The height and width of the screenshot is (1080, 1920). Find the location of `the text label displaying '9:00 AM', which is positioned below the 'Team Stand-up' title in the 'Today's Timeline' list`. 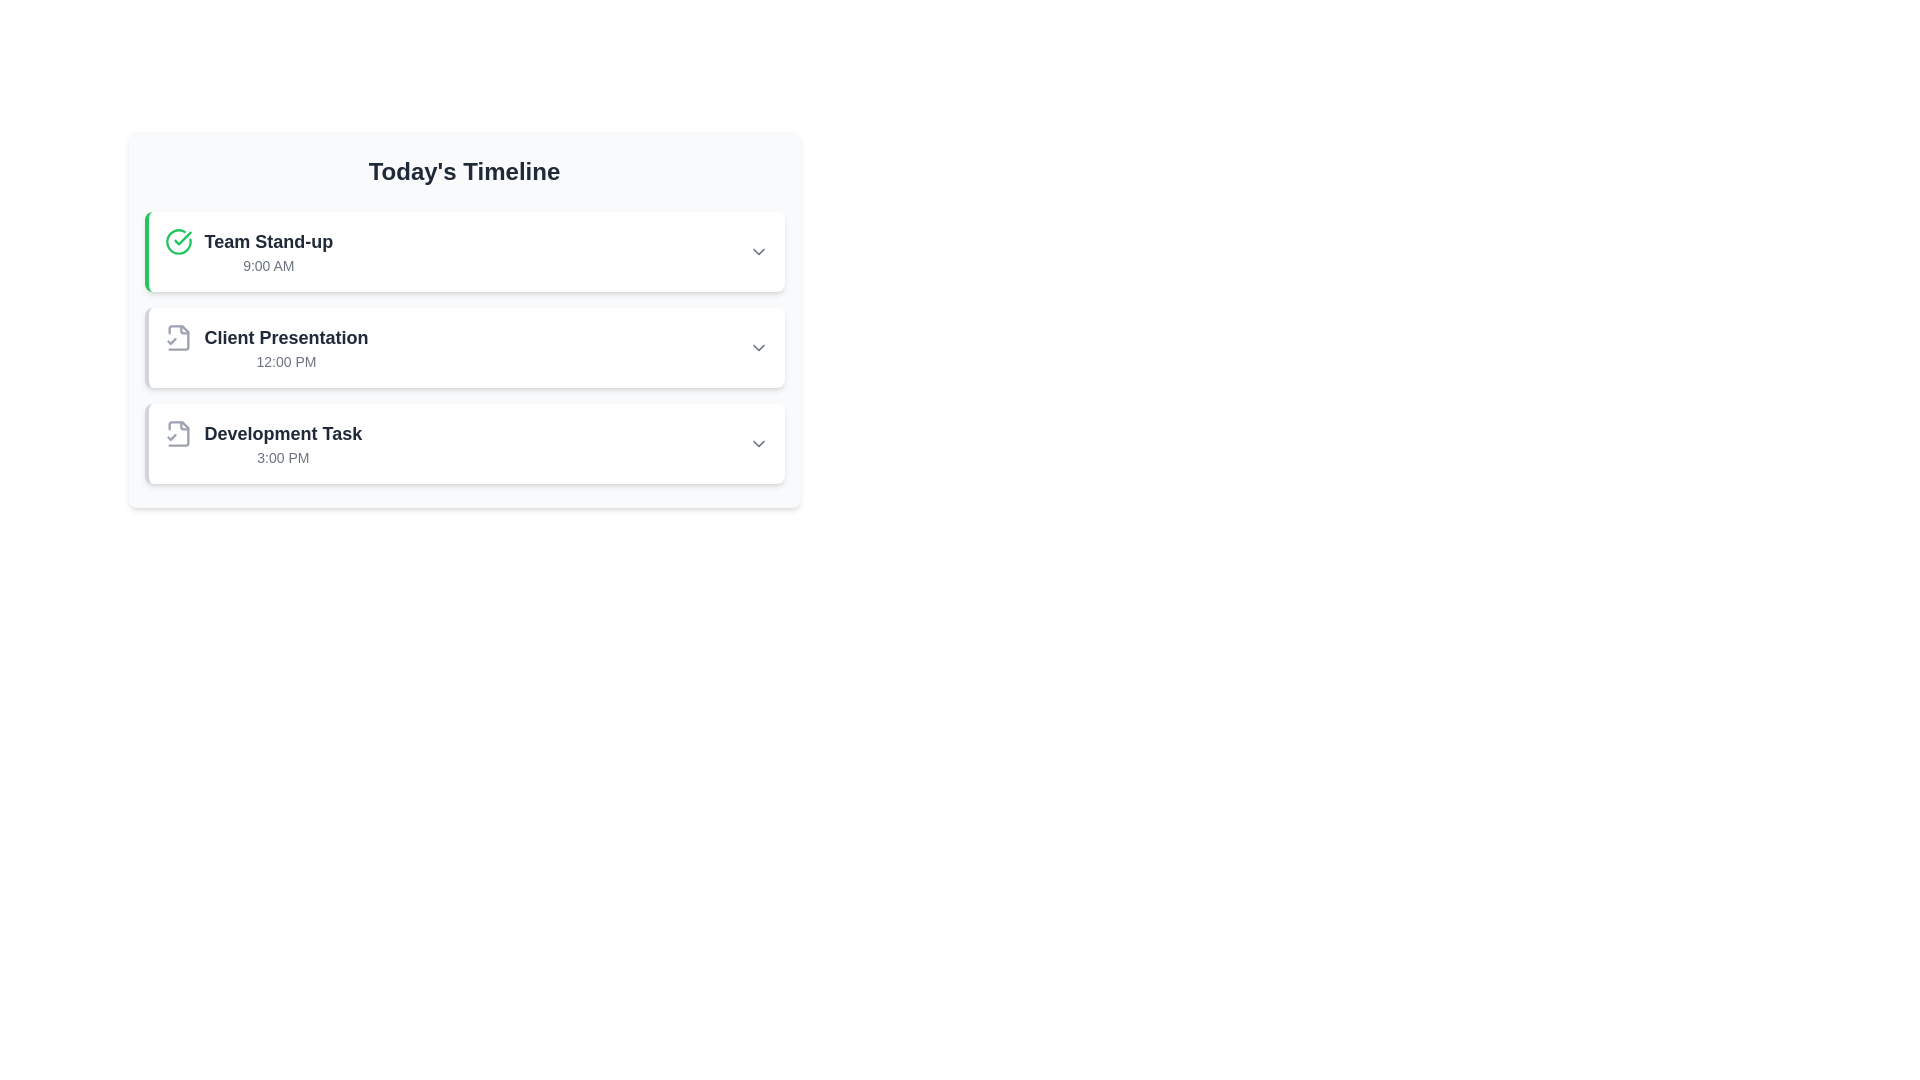

the text label displaying '9:00 AM', which is positioned below the 'Team Stand-up' title in the 'Today's Timeline' list is located at coordinates (267, 265).